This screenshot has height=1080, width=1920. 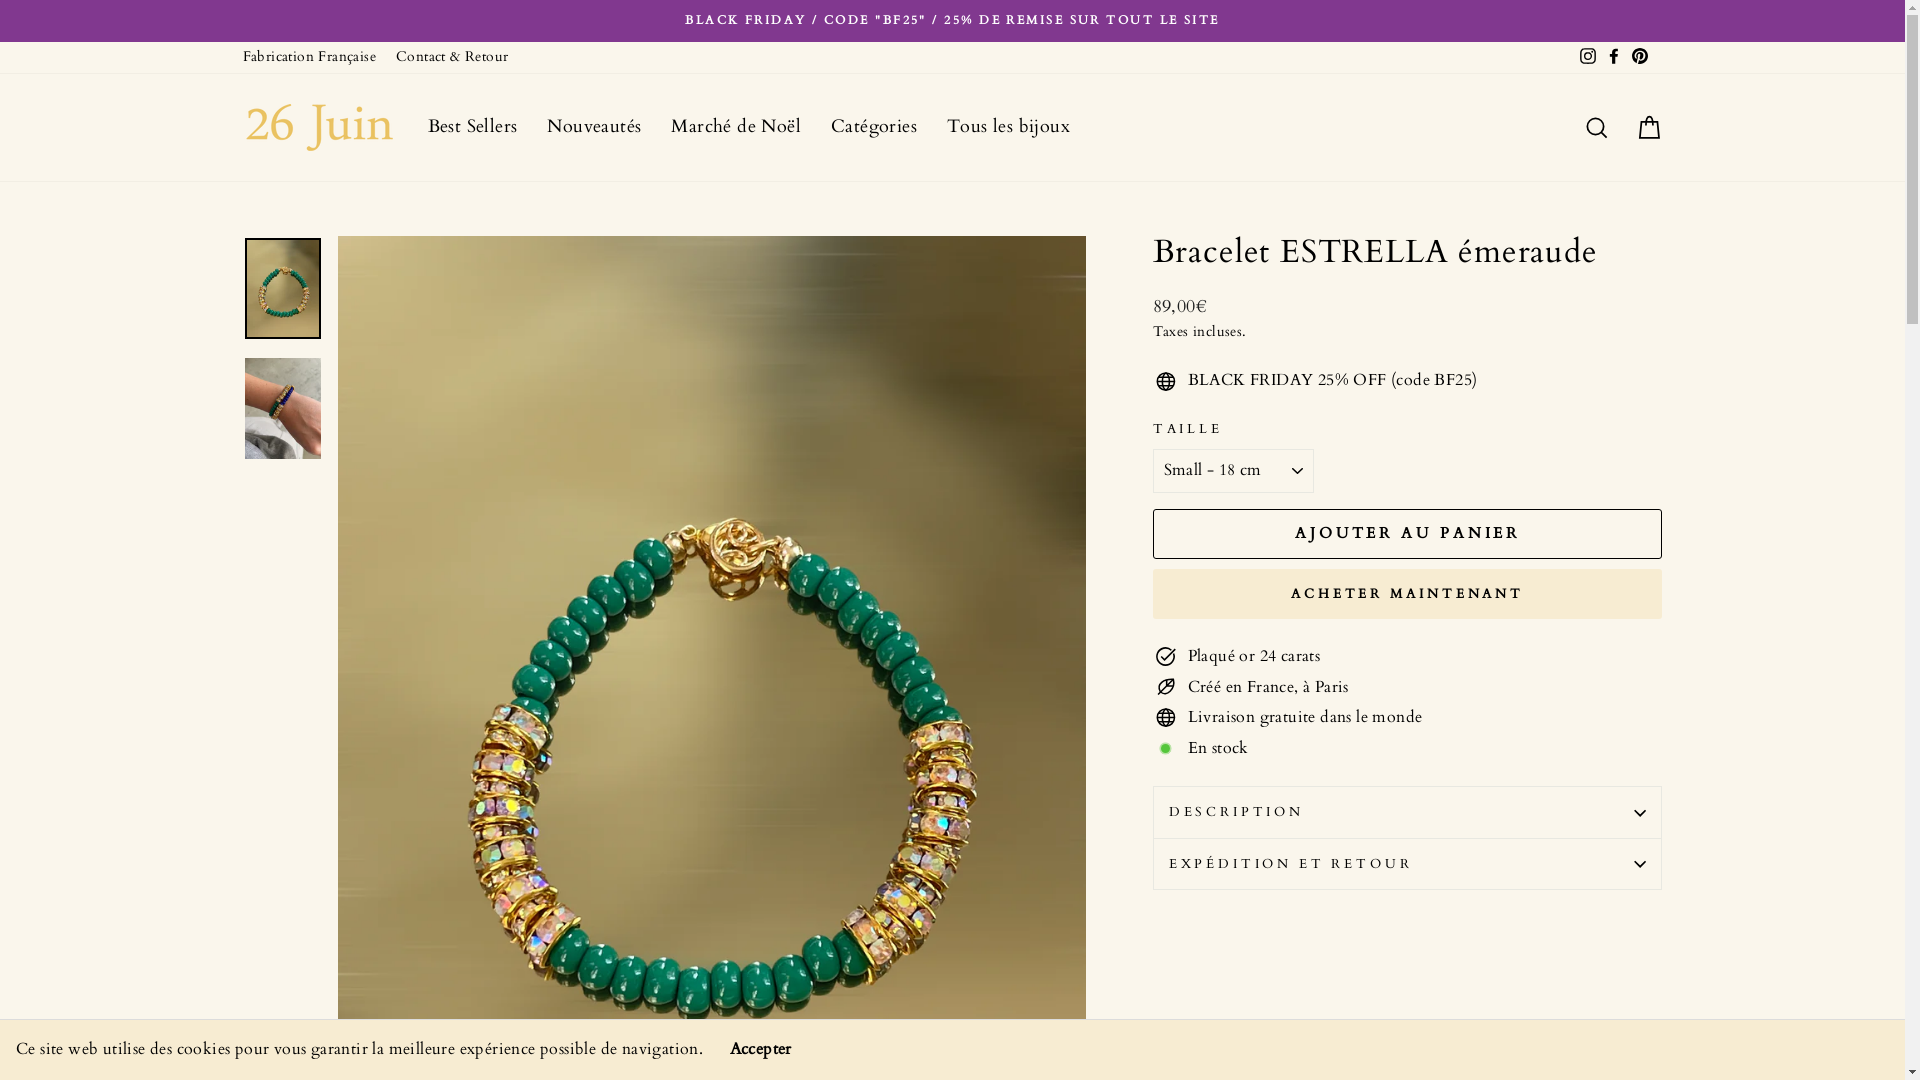 What do you see at coordinates (1573, 56) in the screenshot?
I see `'Instagram'` at bounding box center [1573, 56].